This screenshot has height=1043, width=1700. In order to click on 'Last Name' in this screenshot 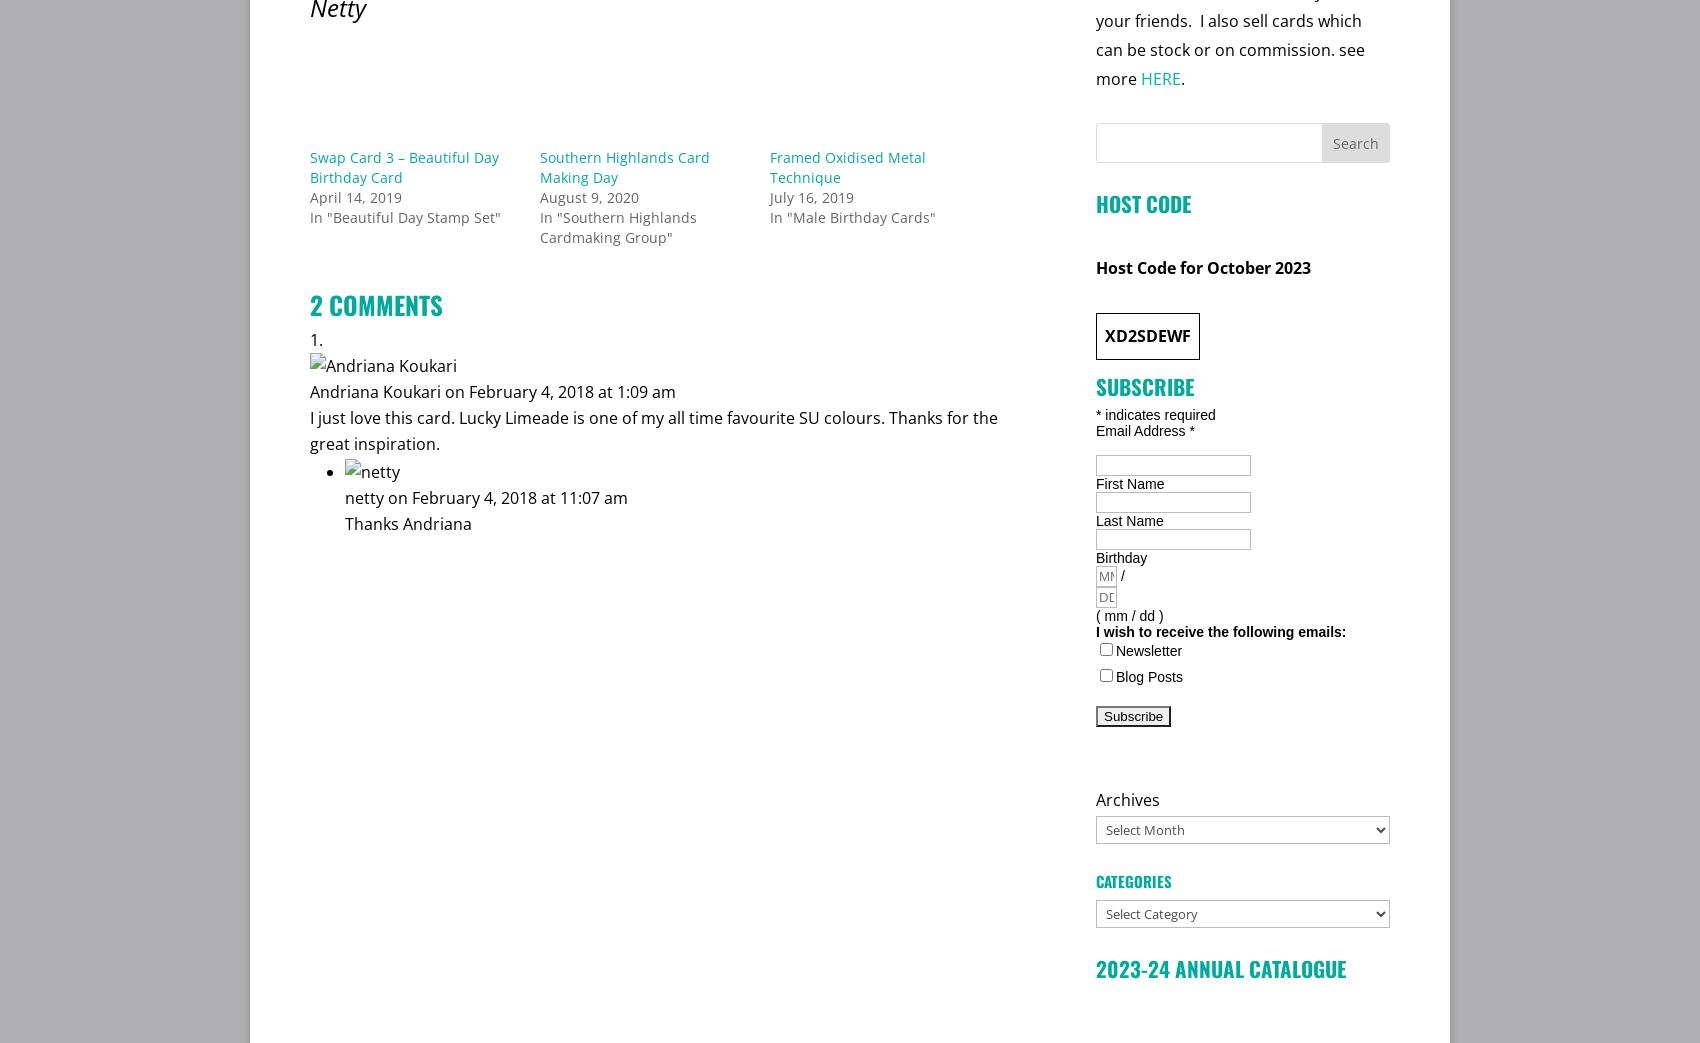, I will do `click(1129, 519)`.